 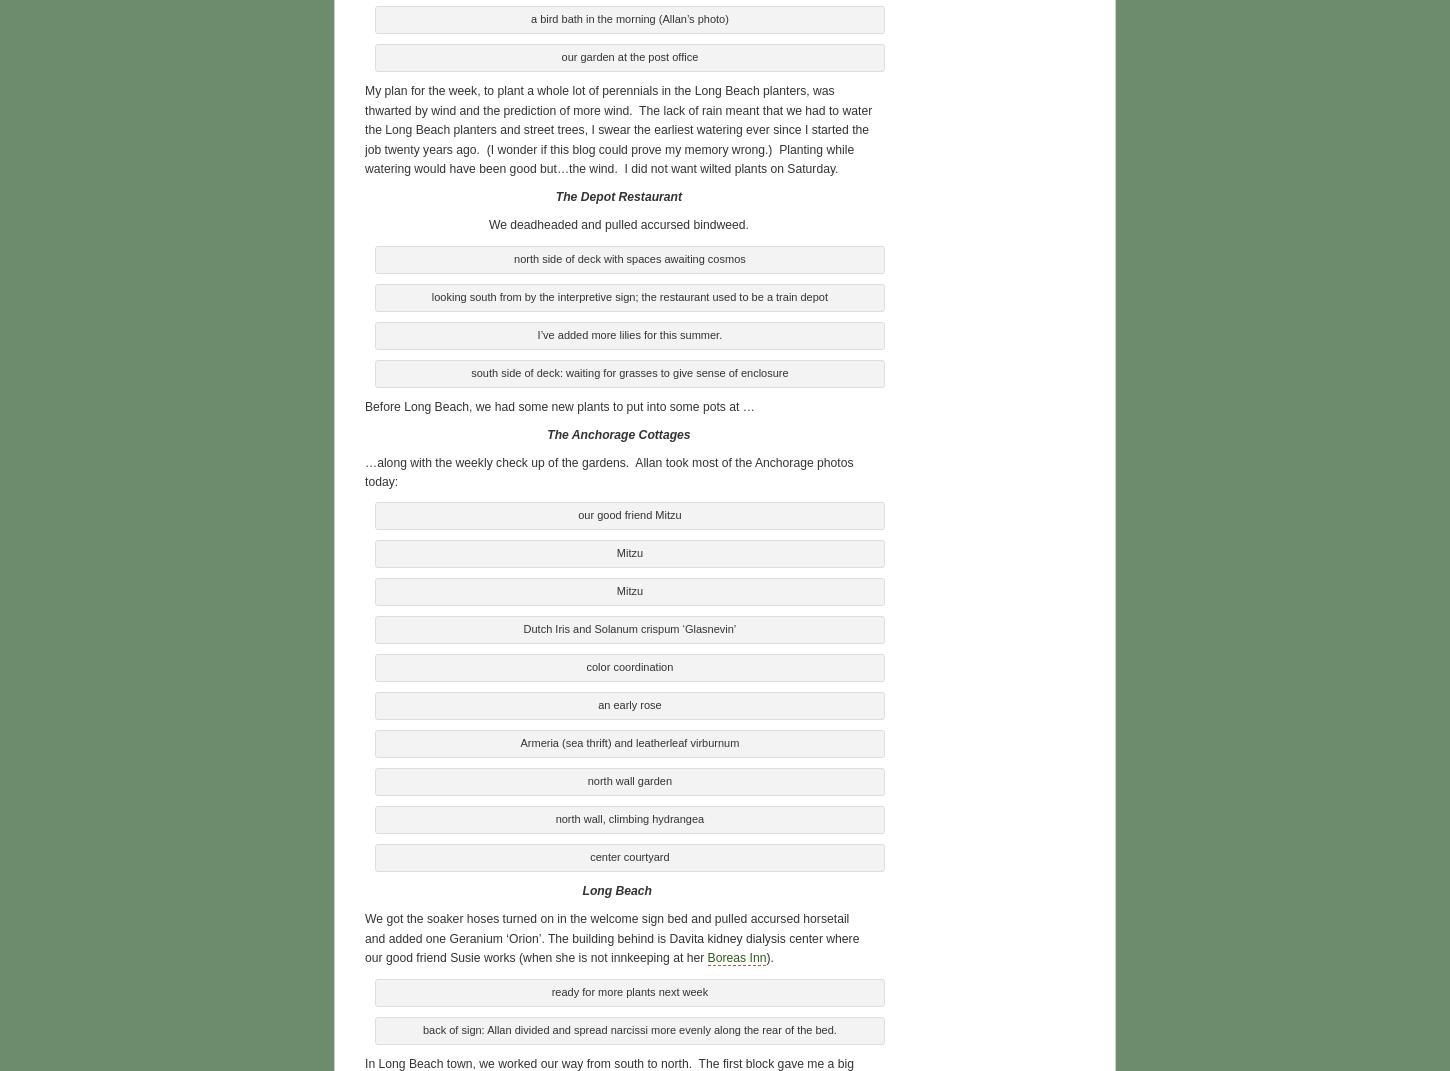 What do you see at coordinates (617, 432) in the screenshot?
I see `'The Anchorage Cottages'` at bounding box center [617, 432].